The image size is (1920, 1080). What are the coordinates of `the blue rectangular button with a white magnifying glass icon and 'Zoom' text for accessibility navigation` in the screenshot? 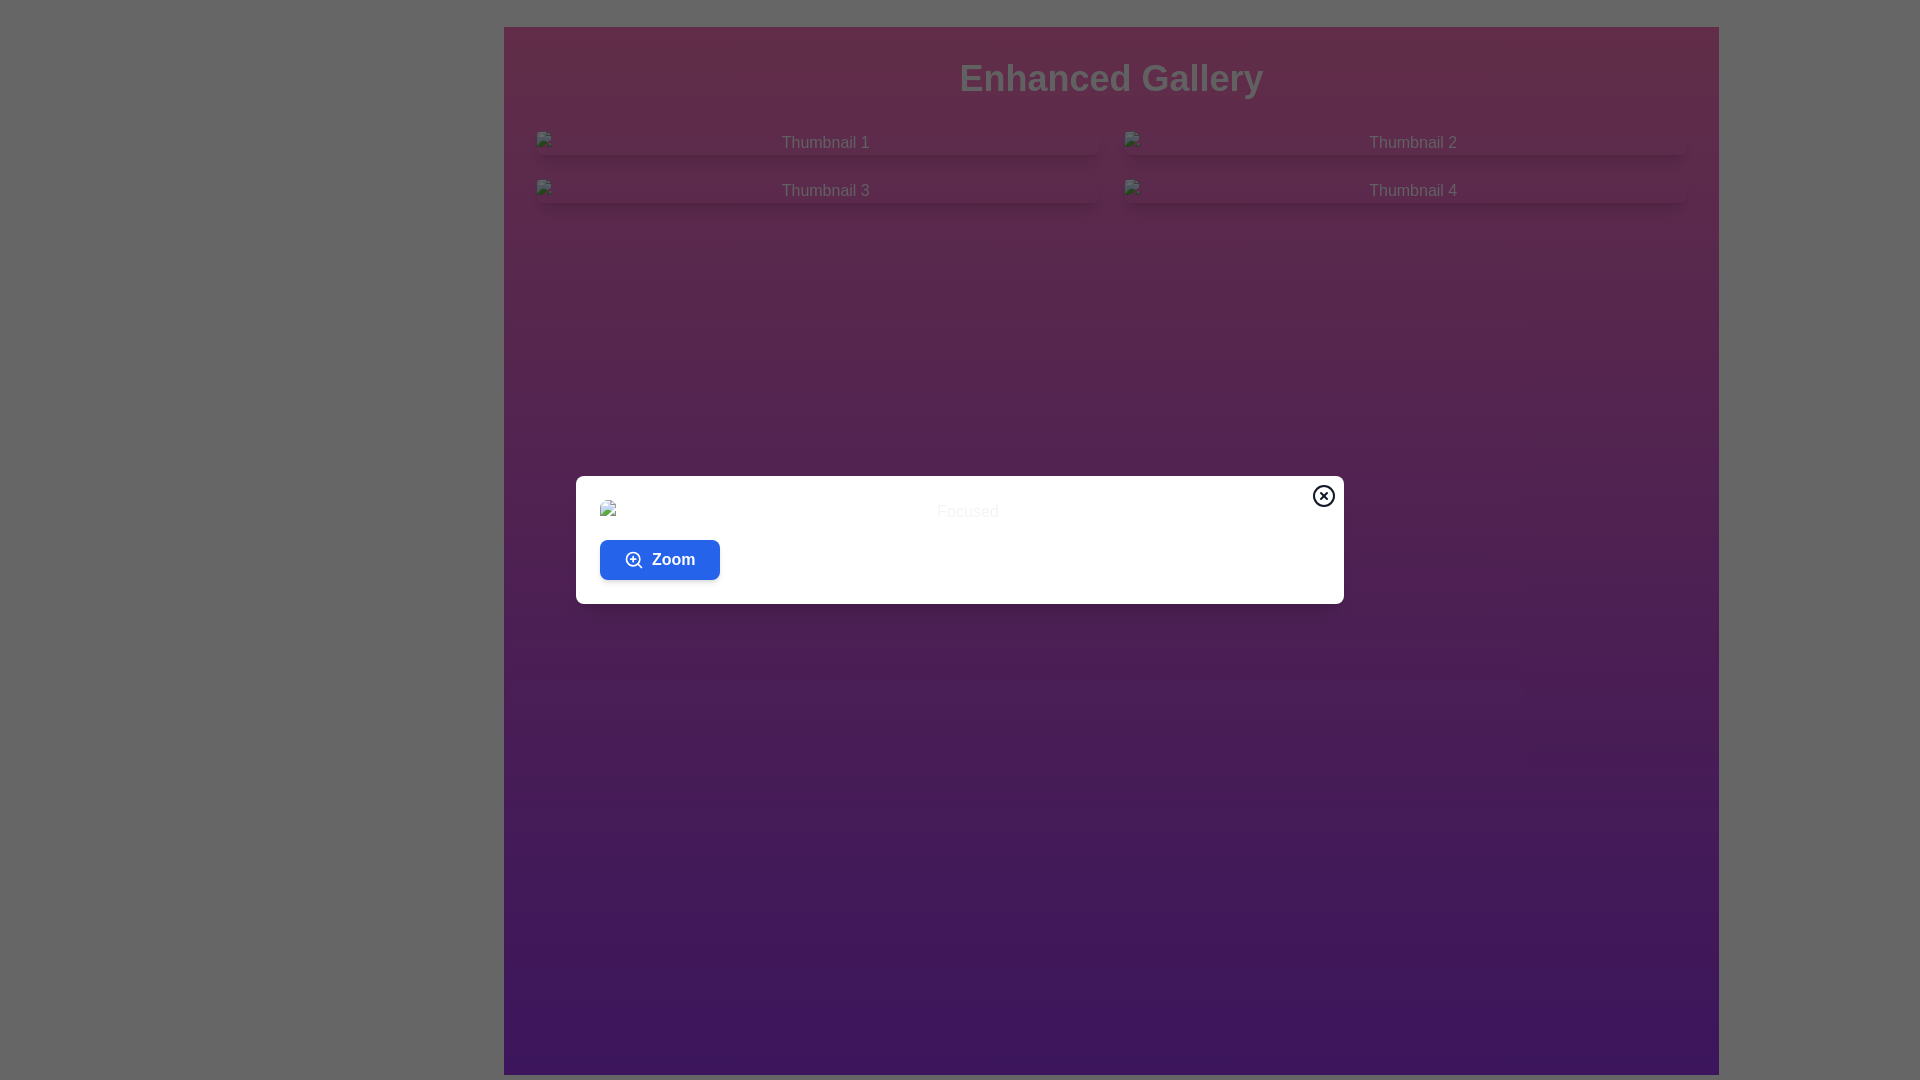 It's located at (659, 559).